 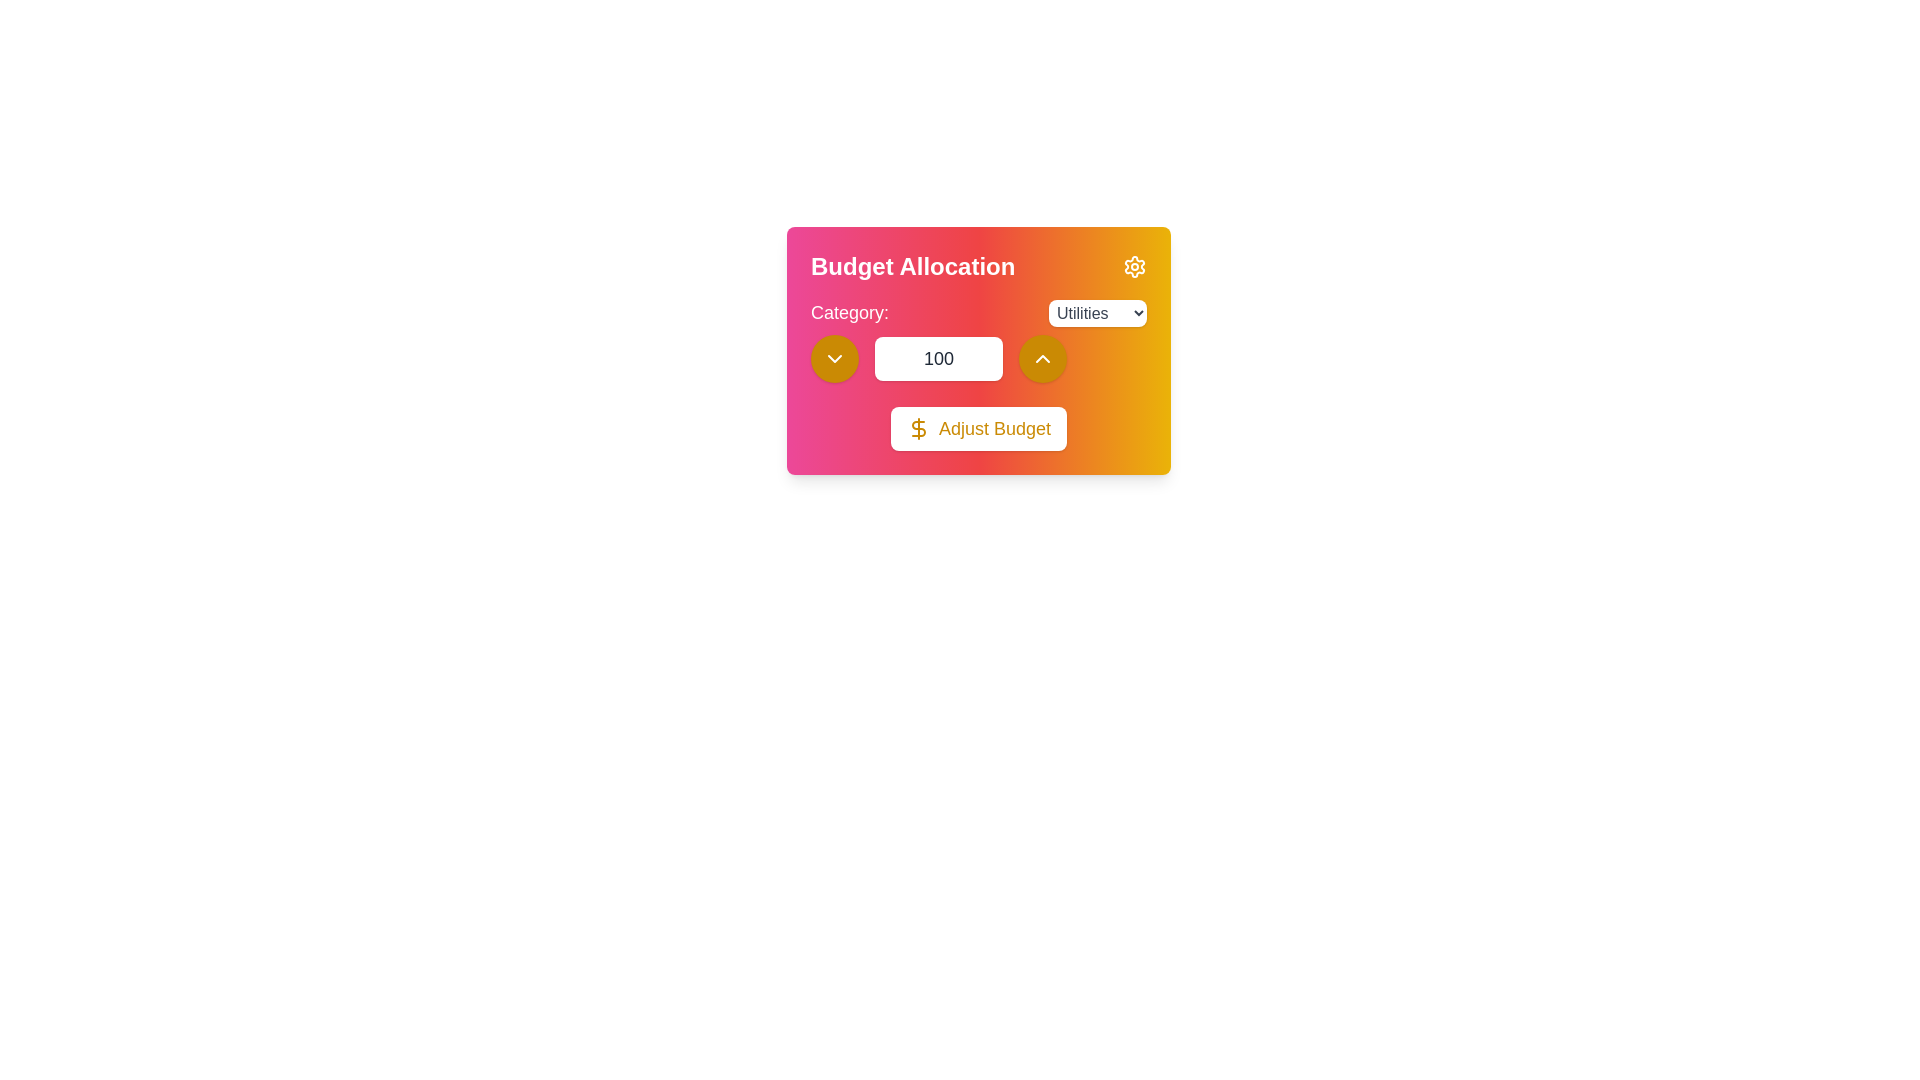 What do you see at coordinates (835, 357) in the screenshot?
I see `the dropdown toggle icon within the circular button located to the left of the input field labeled '100'` at bounding box center [835, 357].